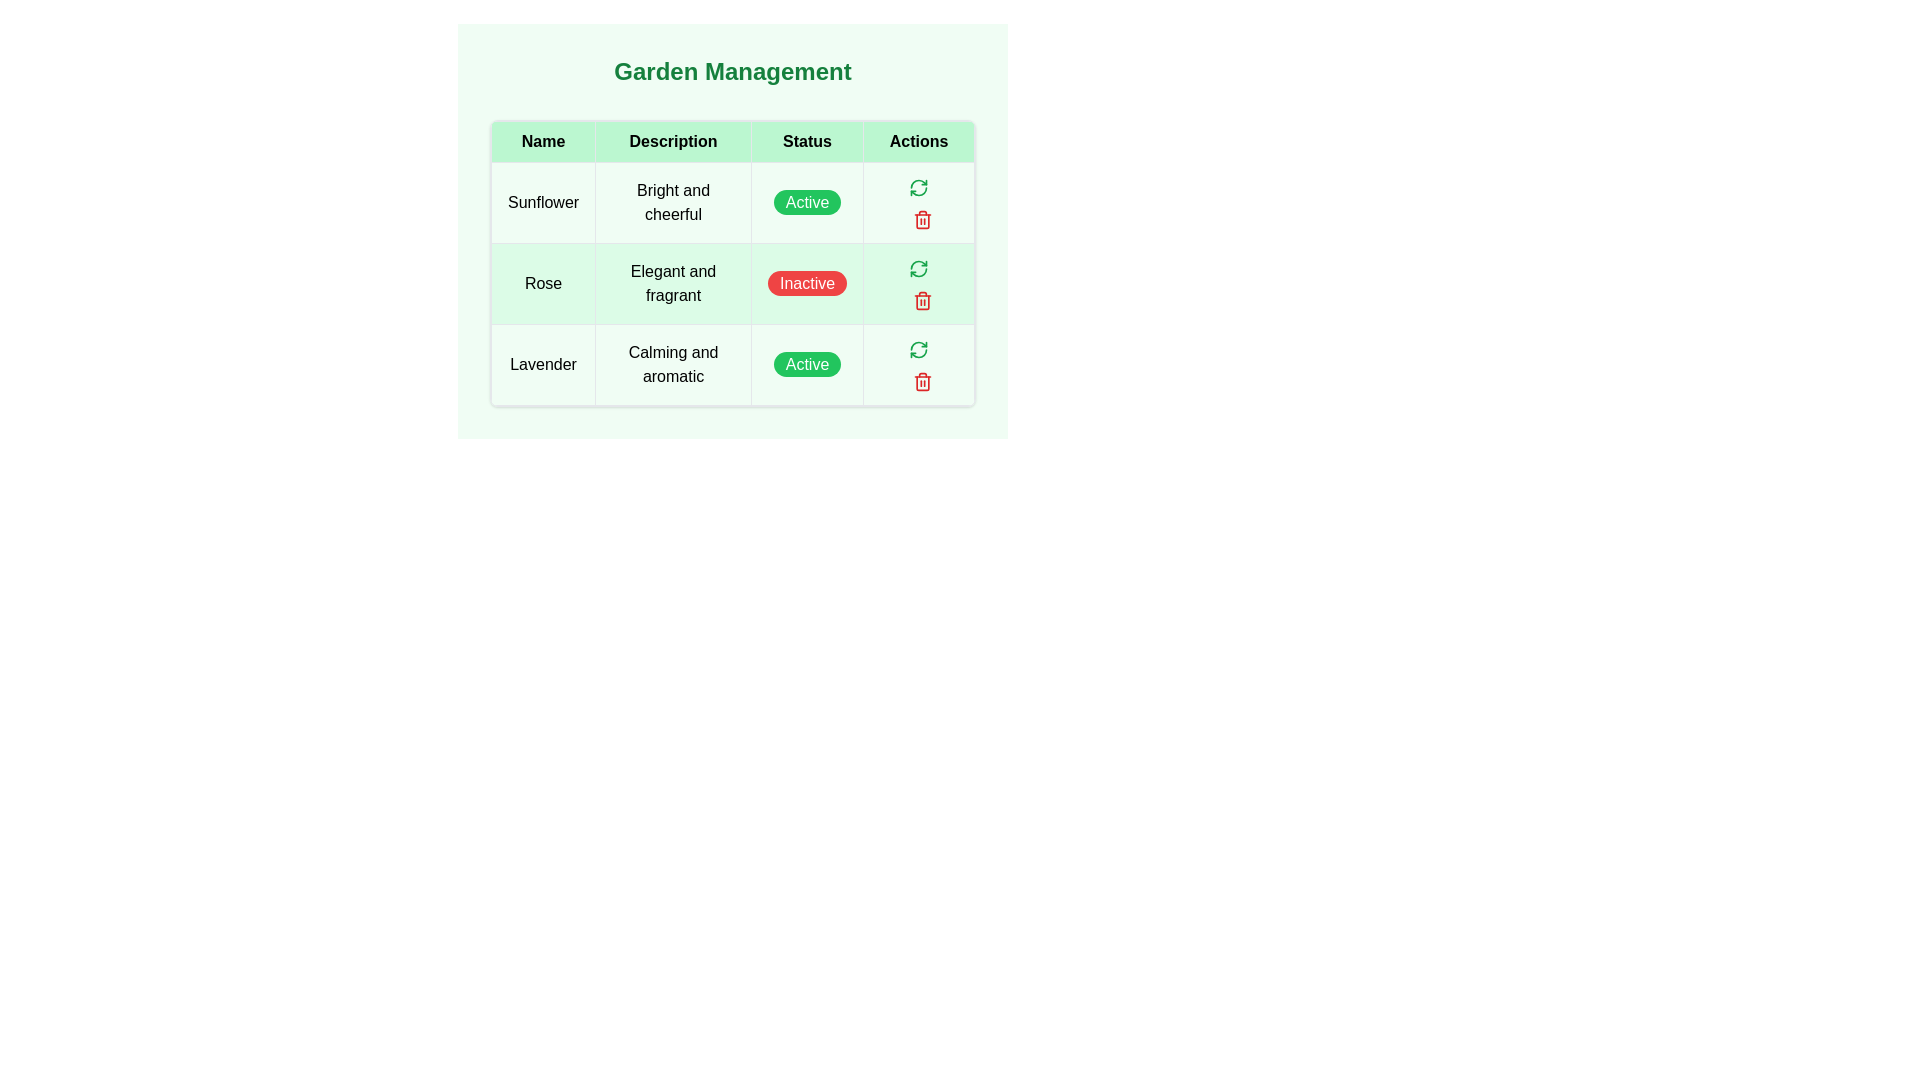 The image size is (1920, 1080). Describe the element at coordinates (918, 184) in the screenshot. I see `the curved arrow refresh icon with a green stroke in the Actions column for the Rose item in the Garden Management table` at that location.